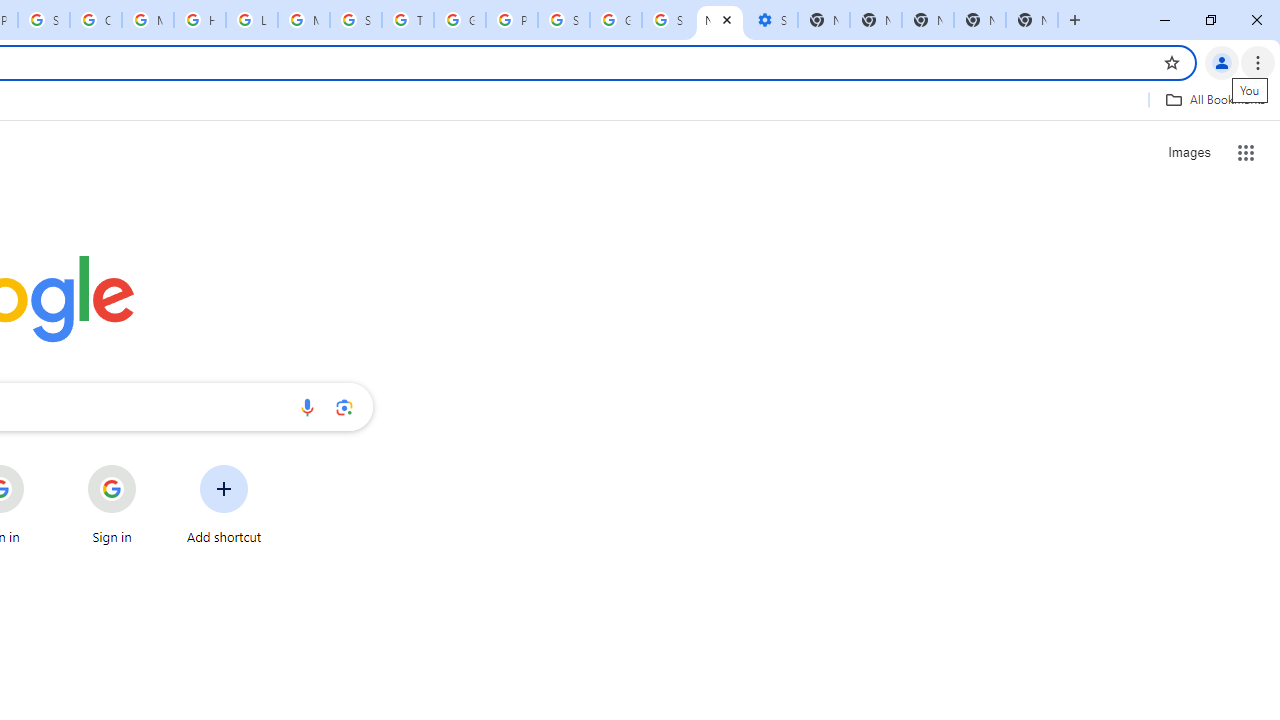 Image resolution: width=1280 pixels, height=720 pixels. What do you see at coordinates (979, 20) in the screenshot?
I see `'New Tab'` at bounding box center [979, 20].